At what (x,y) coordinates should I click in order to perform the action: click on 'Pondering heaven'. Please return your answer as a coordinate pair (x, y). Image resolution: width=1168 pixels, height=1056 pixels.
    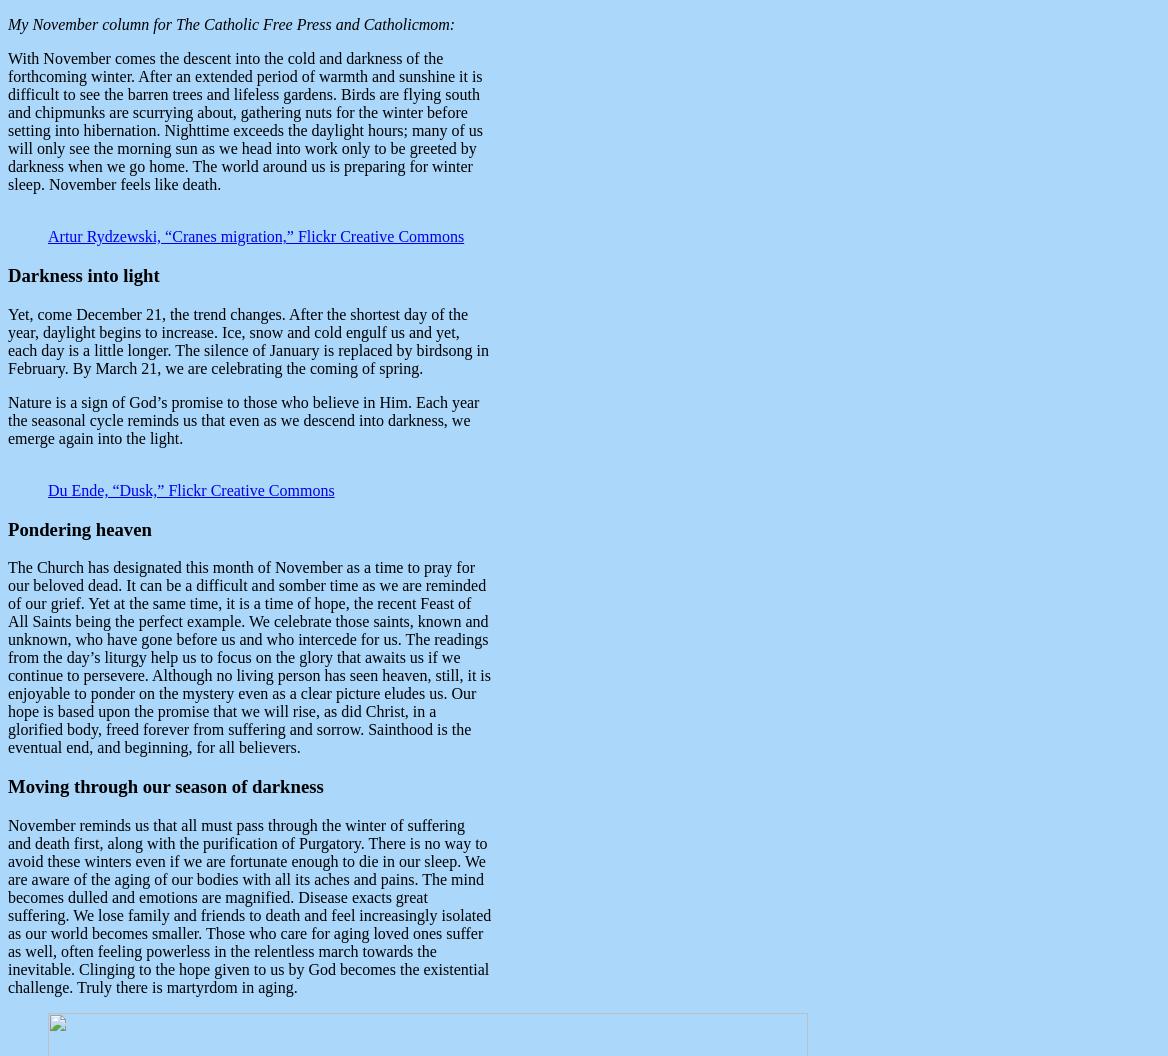
    Looking at the image, I should click on (7, 528).